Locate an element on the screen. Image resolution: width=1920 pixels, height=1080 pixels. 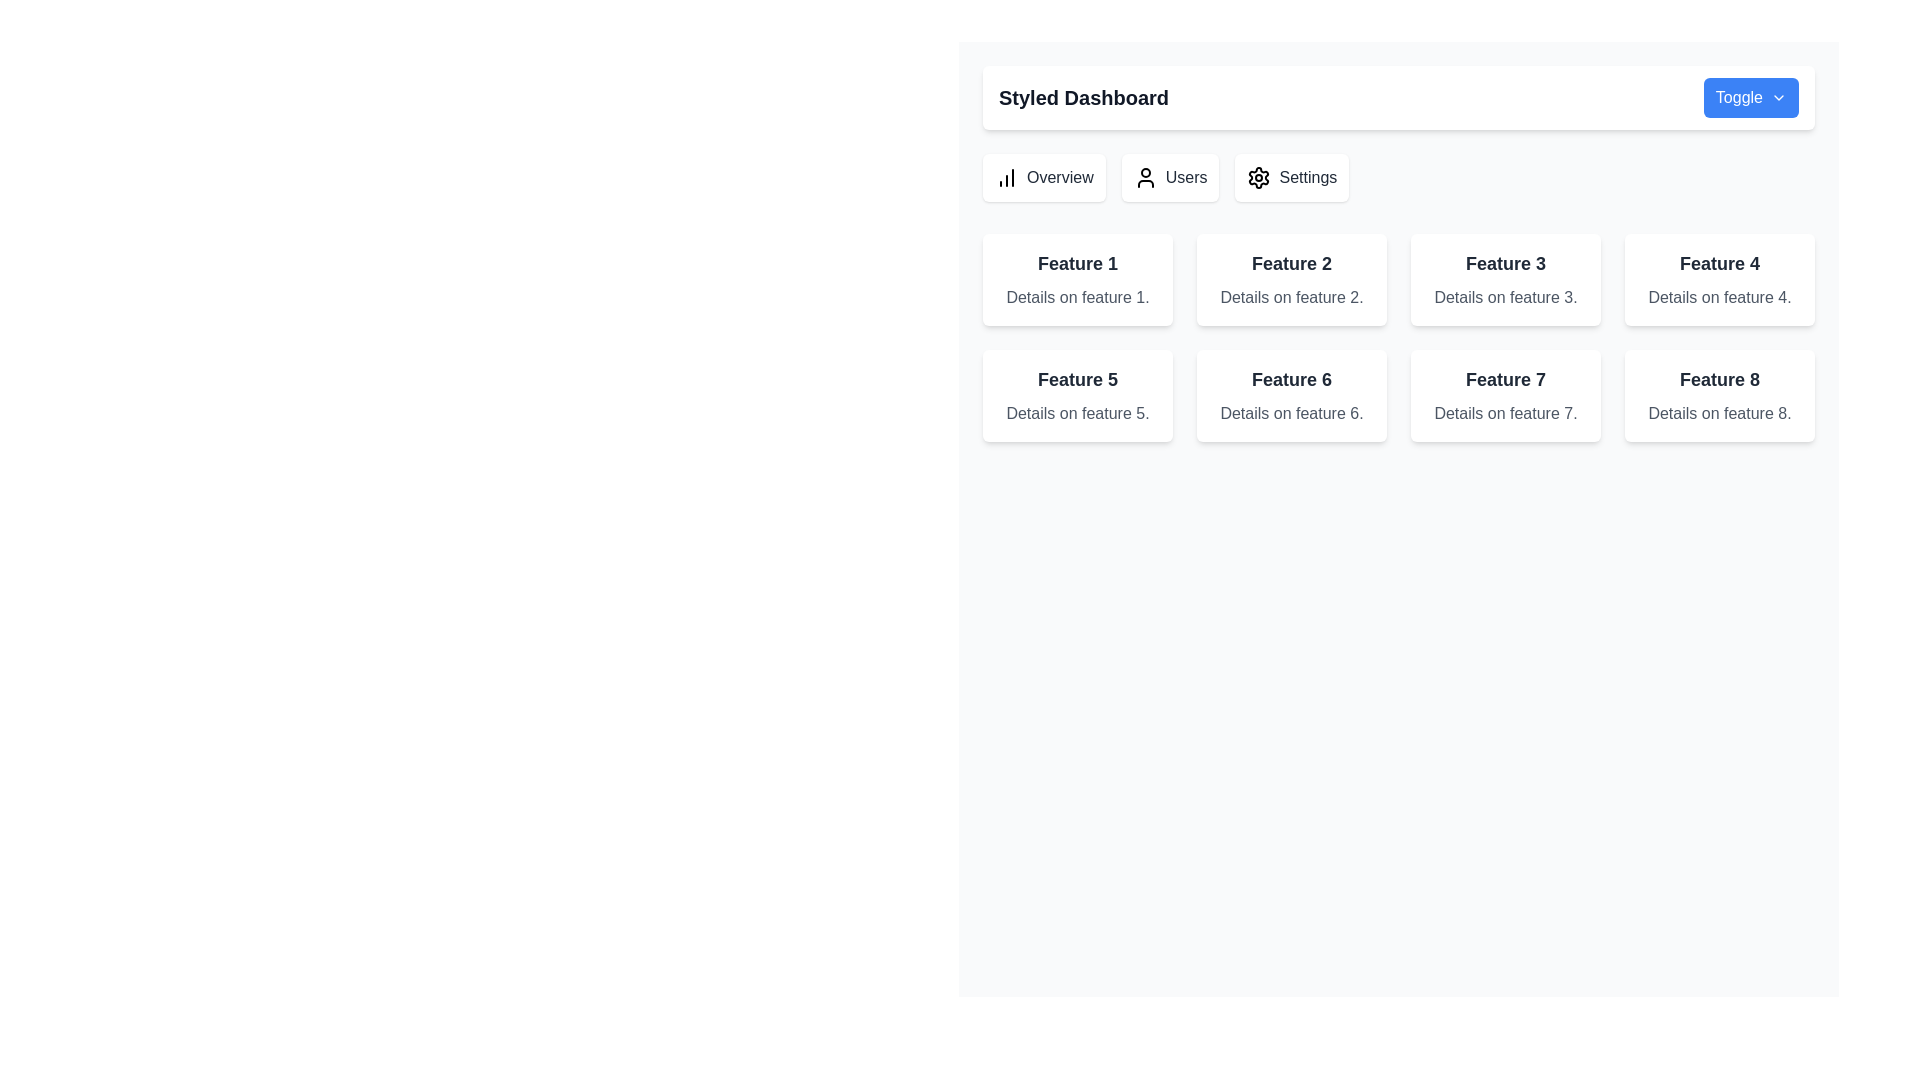
the Text Label displaying 'Details on feature 8.' located under the title 'Feature 8' in the eighth card is located at coordinates (1718, 412).